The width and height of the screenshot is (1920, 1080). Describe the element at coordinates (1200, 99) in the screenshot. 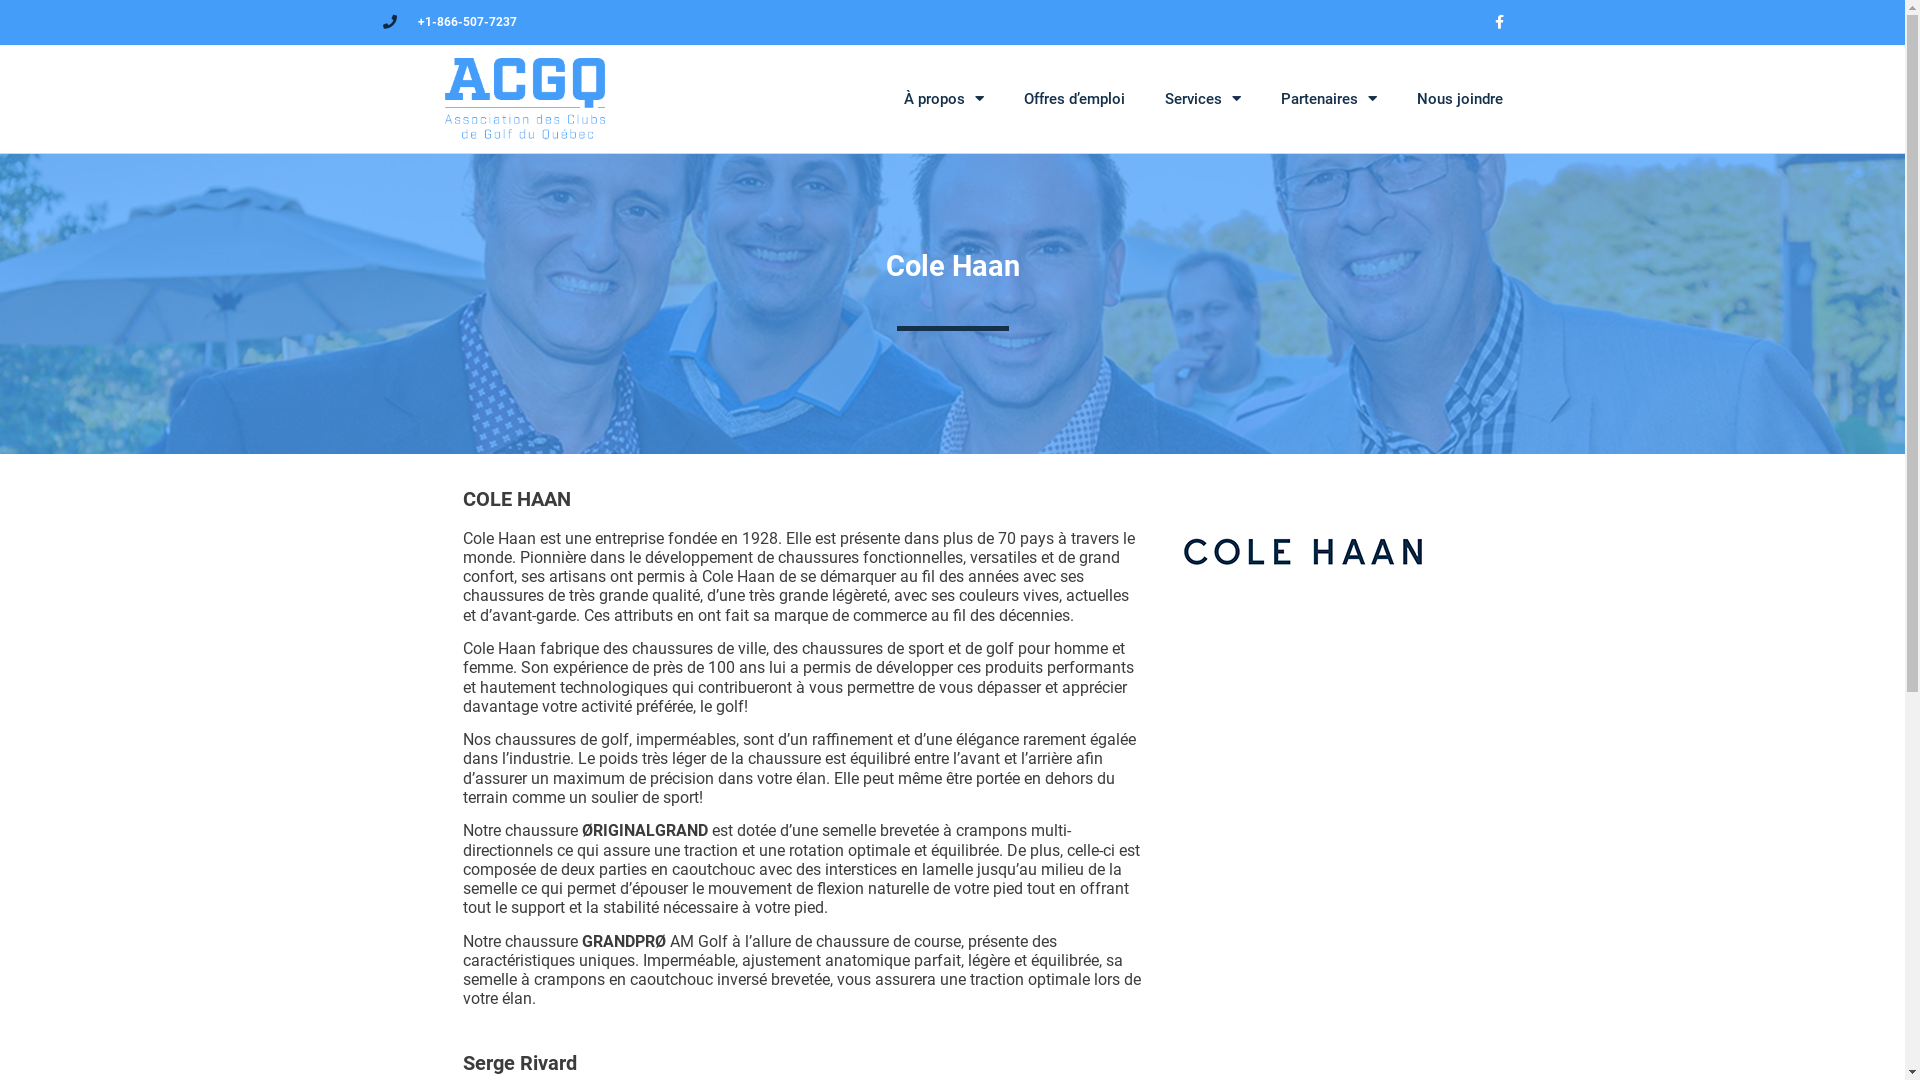

I see `'Services'` at that location.